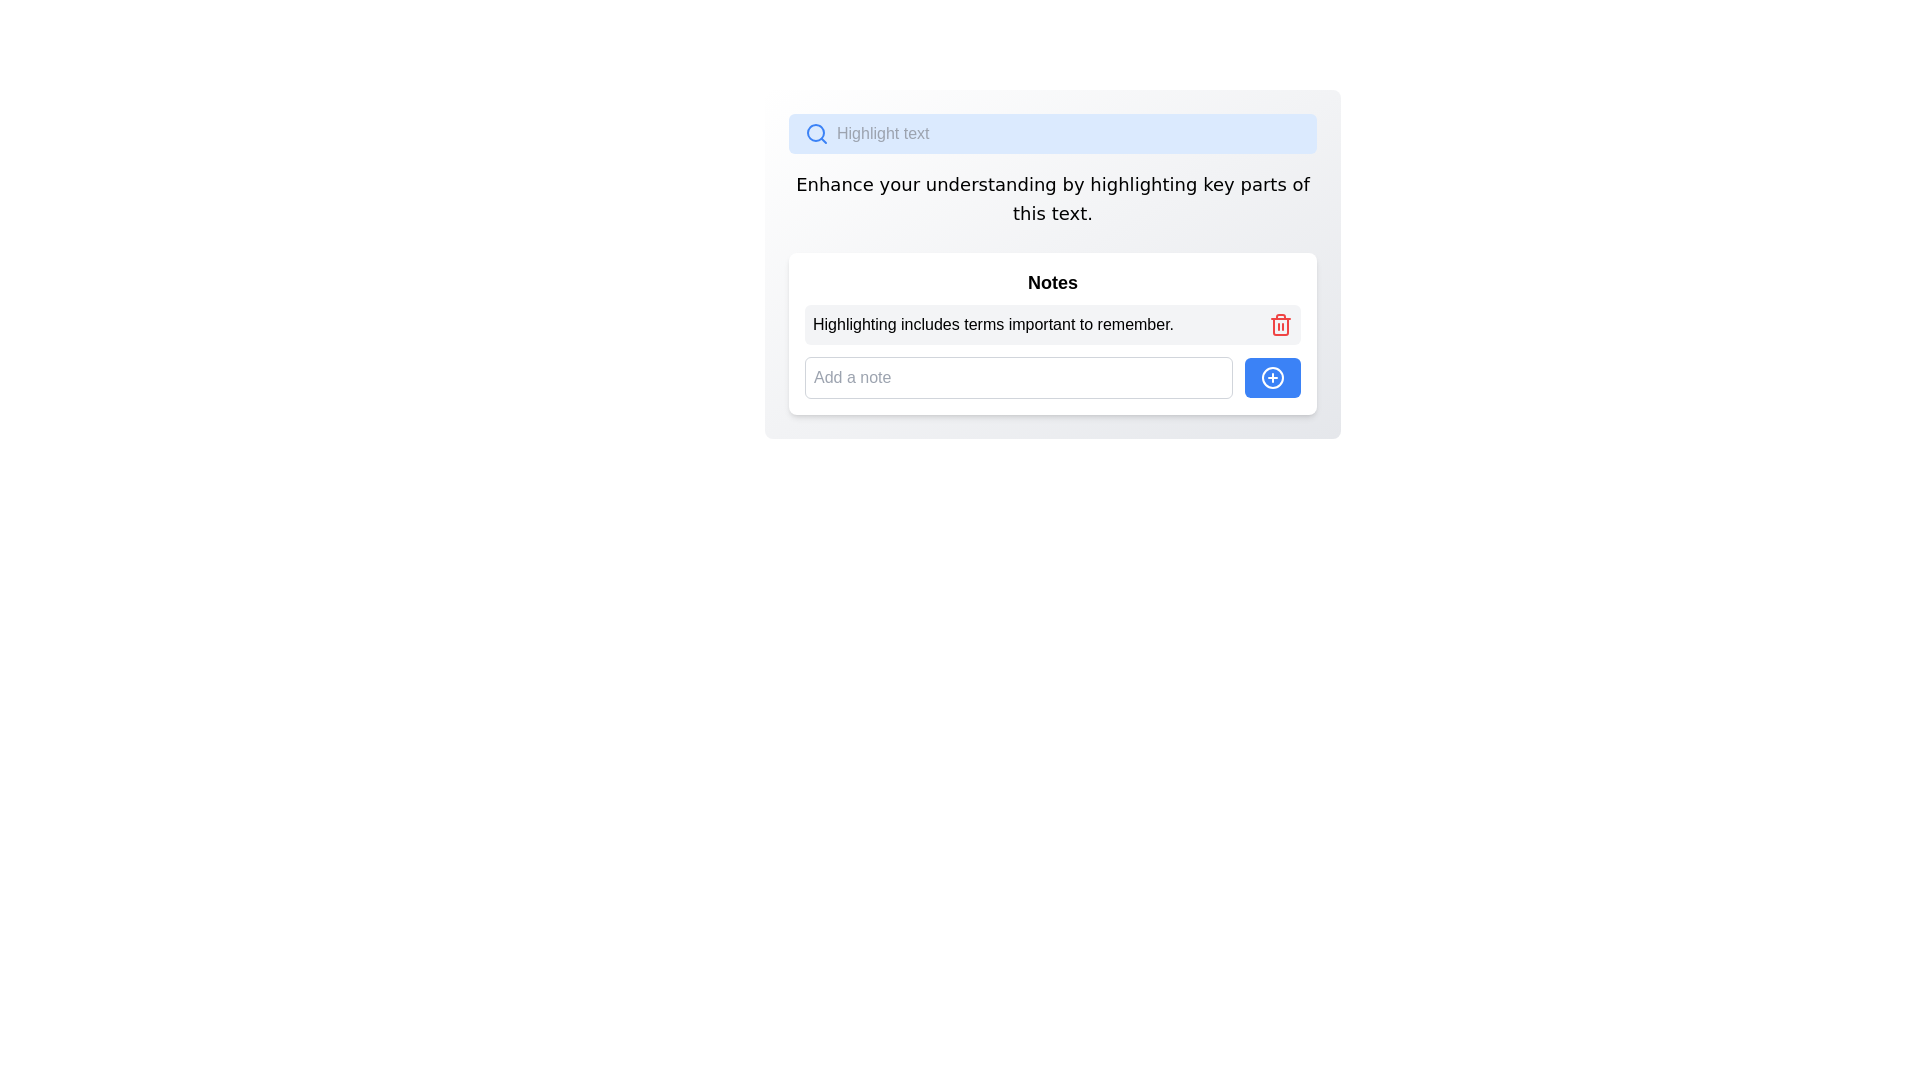 The width and height of the screenshot is (1920, 1080). I want to click on the letter 'e' in the word 'key' located in the sentence 'Enhance your understanding by highlighting key parts of this text.', so click(1217, 184).